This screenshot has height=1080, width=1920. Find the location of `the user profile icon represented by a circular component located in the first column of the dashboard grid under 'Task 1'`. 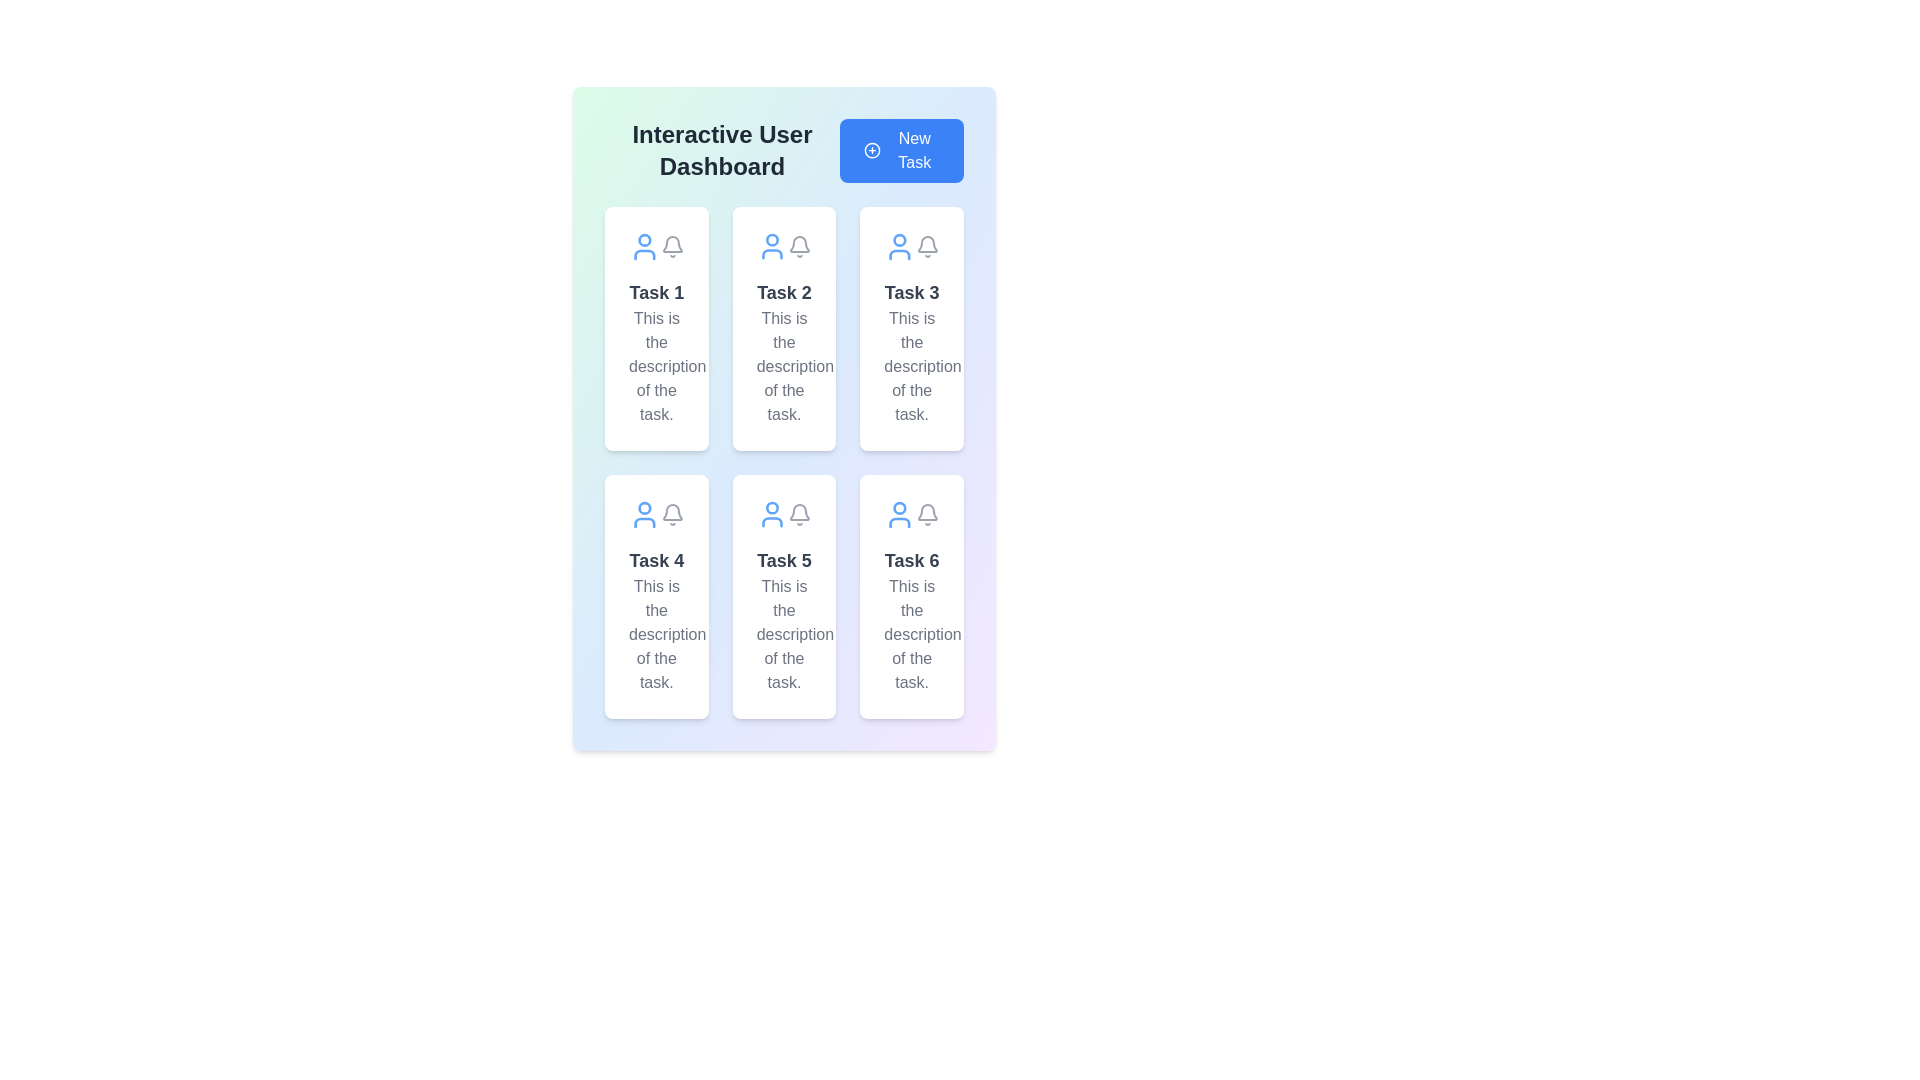

the user profile icon represented by a circular component located in the first column of the dashboard grid under 'Task 1' is located at coordinates (644, 239).